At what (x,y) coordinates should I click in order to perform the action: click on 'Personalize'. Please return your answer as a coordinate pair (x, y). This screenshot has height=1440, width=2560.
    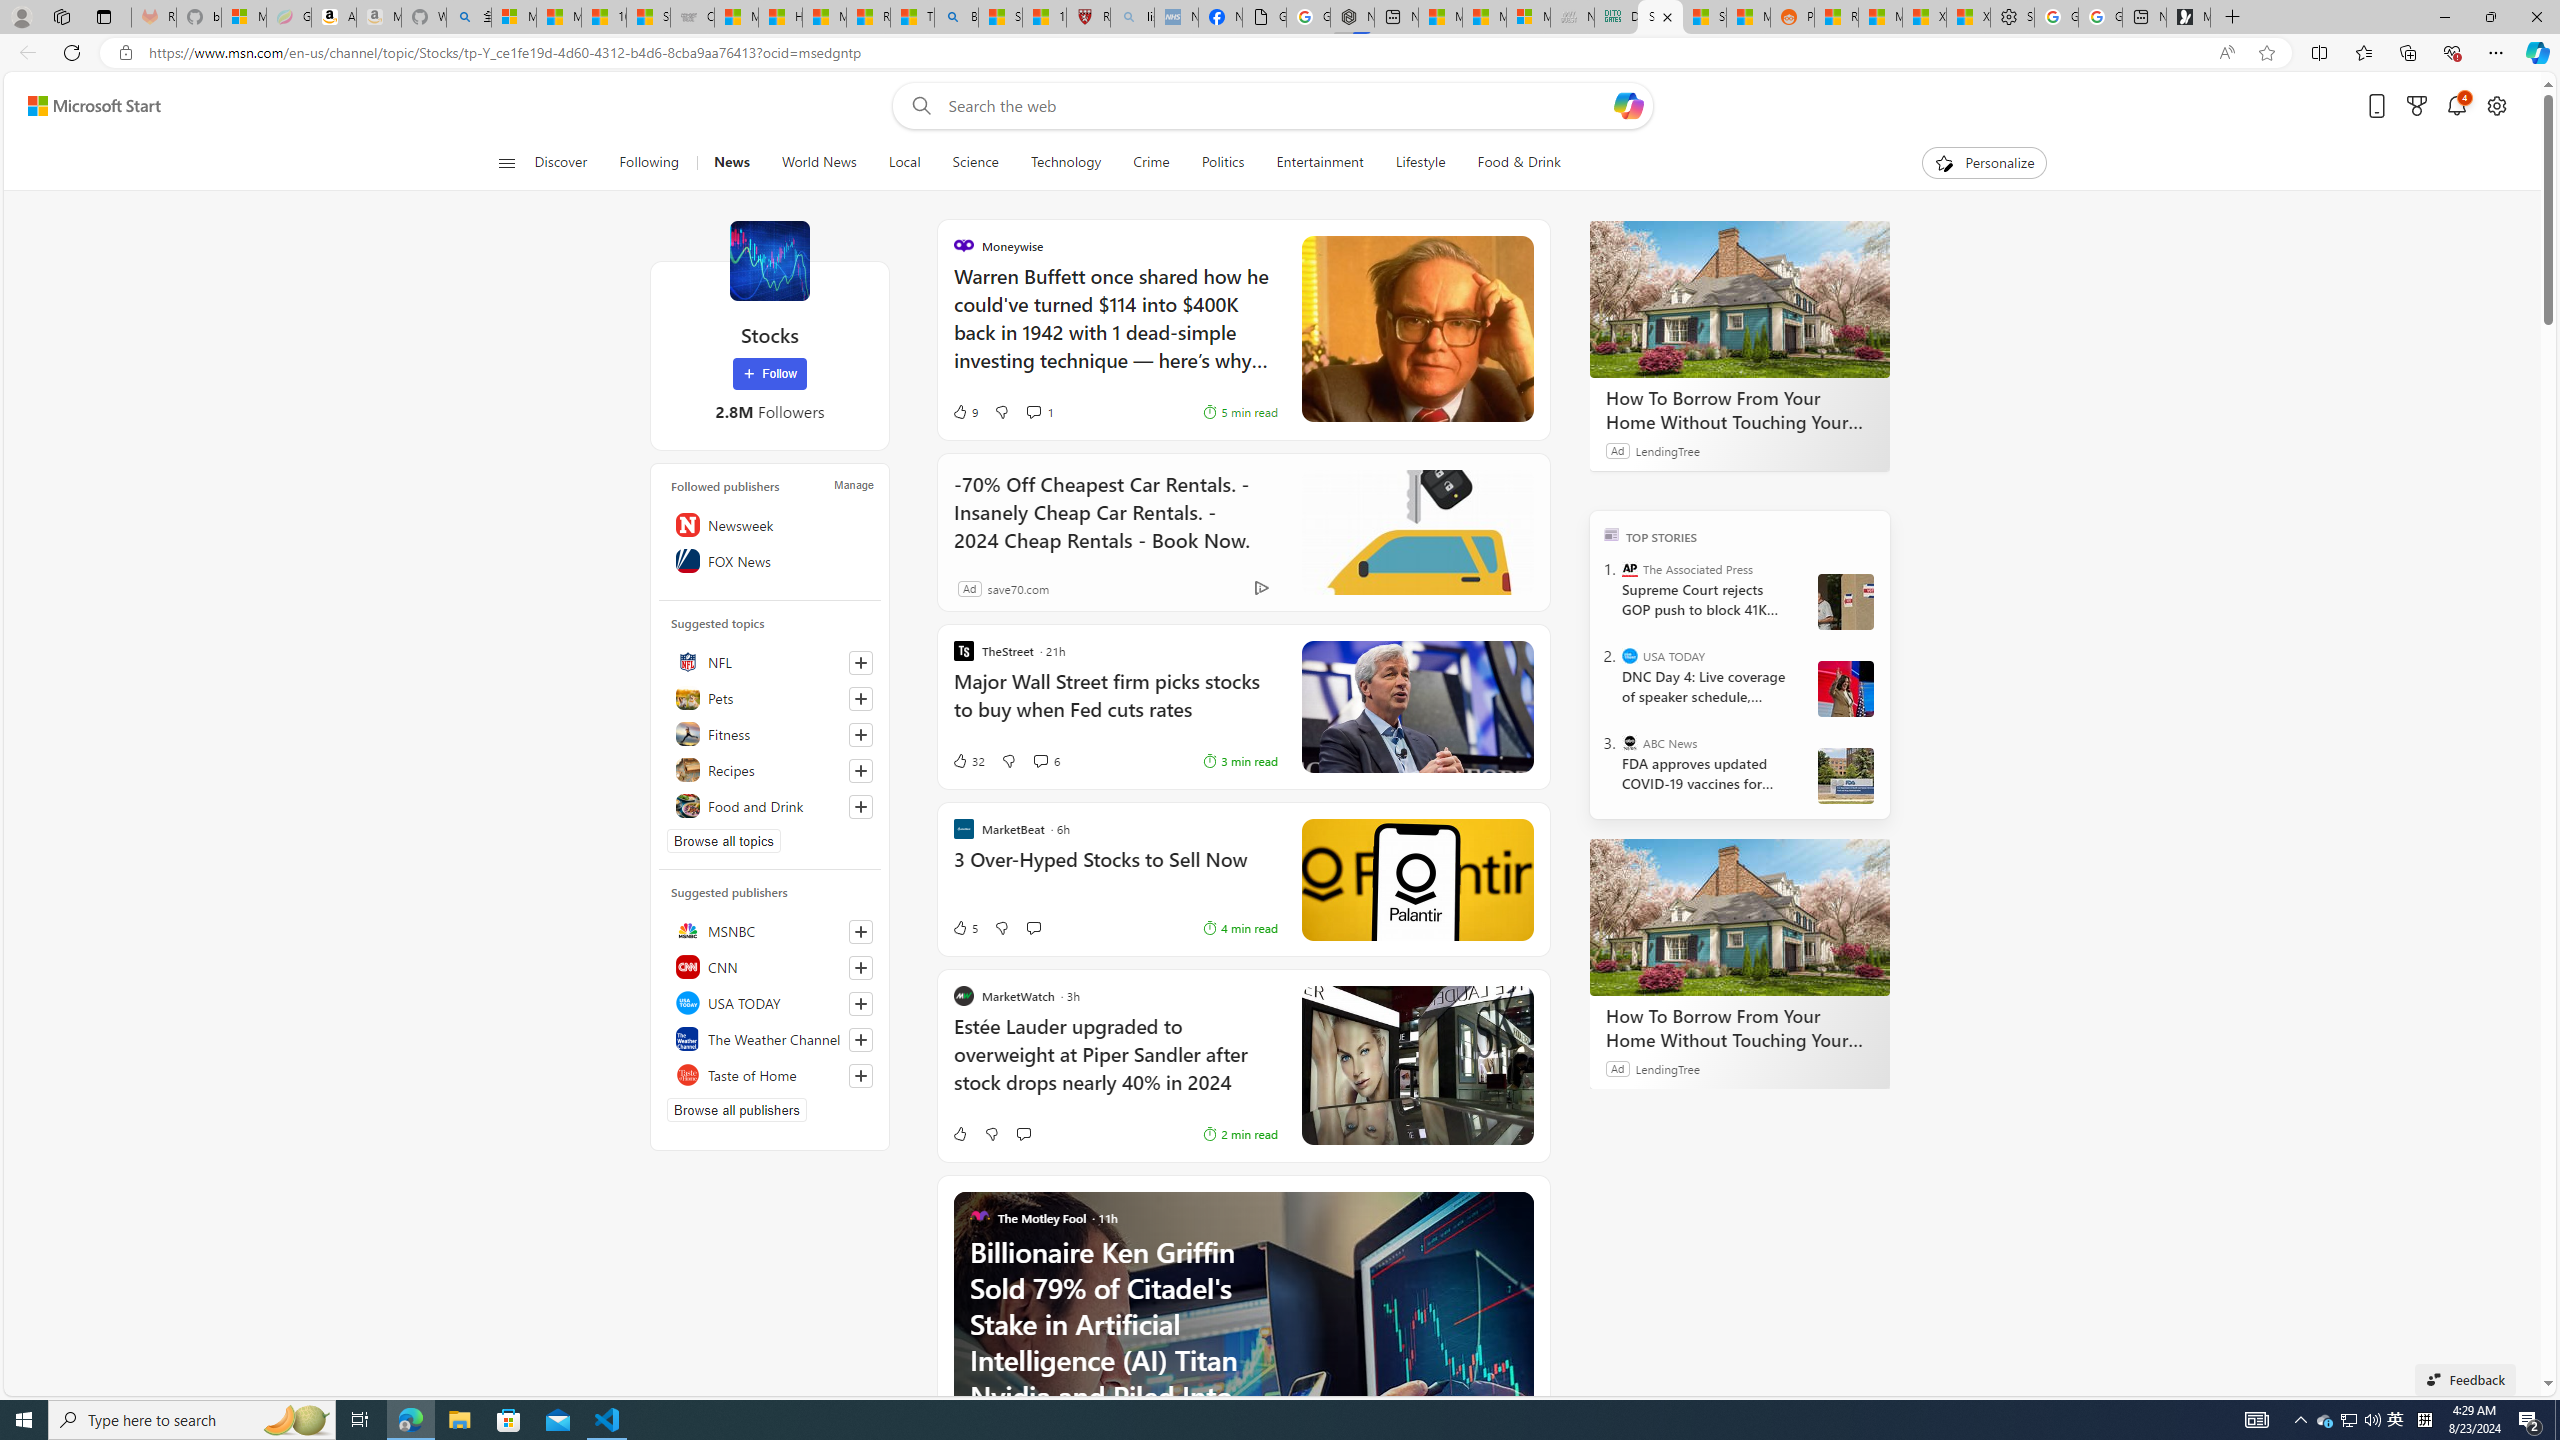
    Looking at the image, I should click on (1984, 162).